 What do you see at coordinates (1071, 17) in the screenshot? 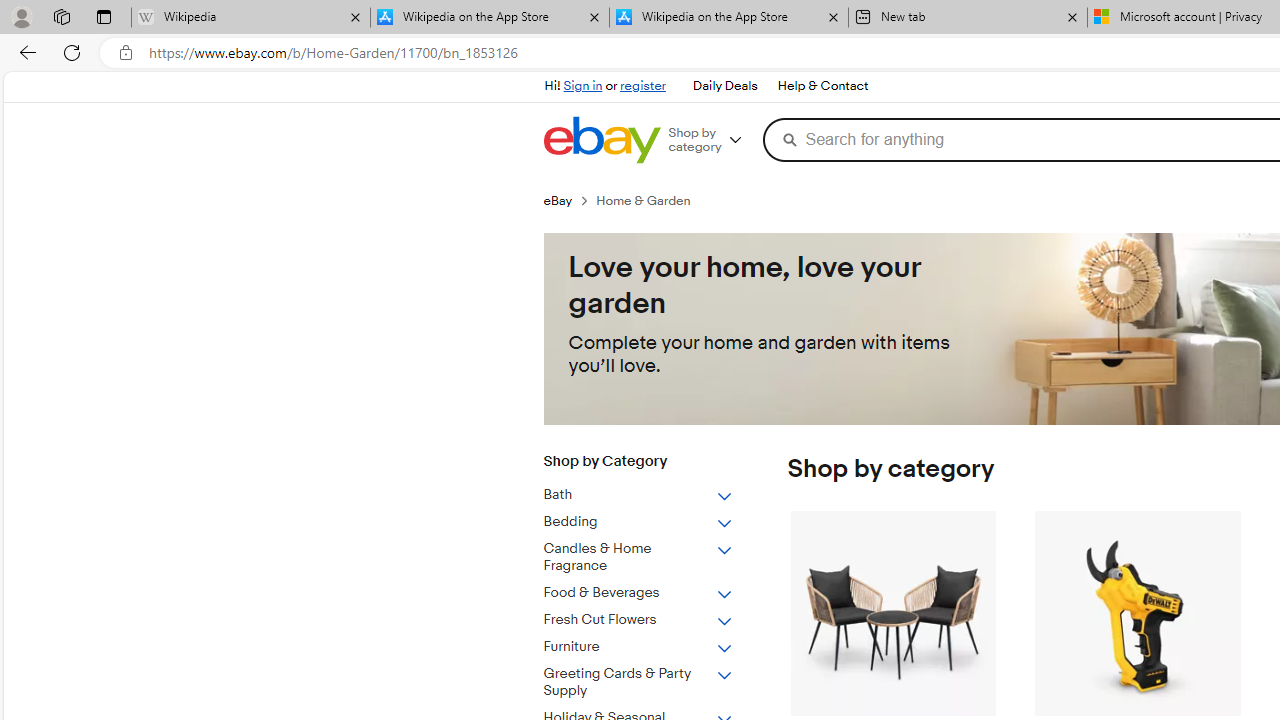
I see `'Close tab'` at bounding box center [1071, 17].